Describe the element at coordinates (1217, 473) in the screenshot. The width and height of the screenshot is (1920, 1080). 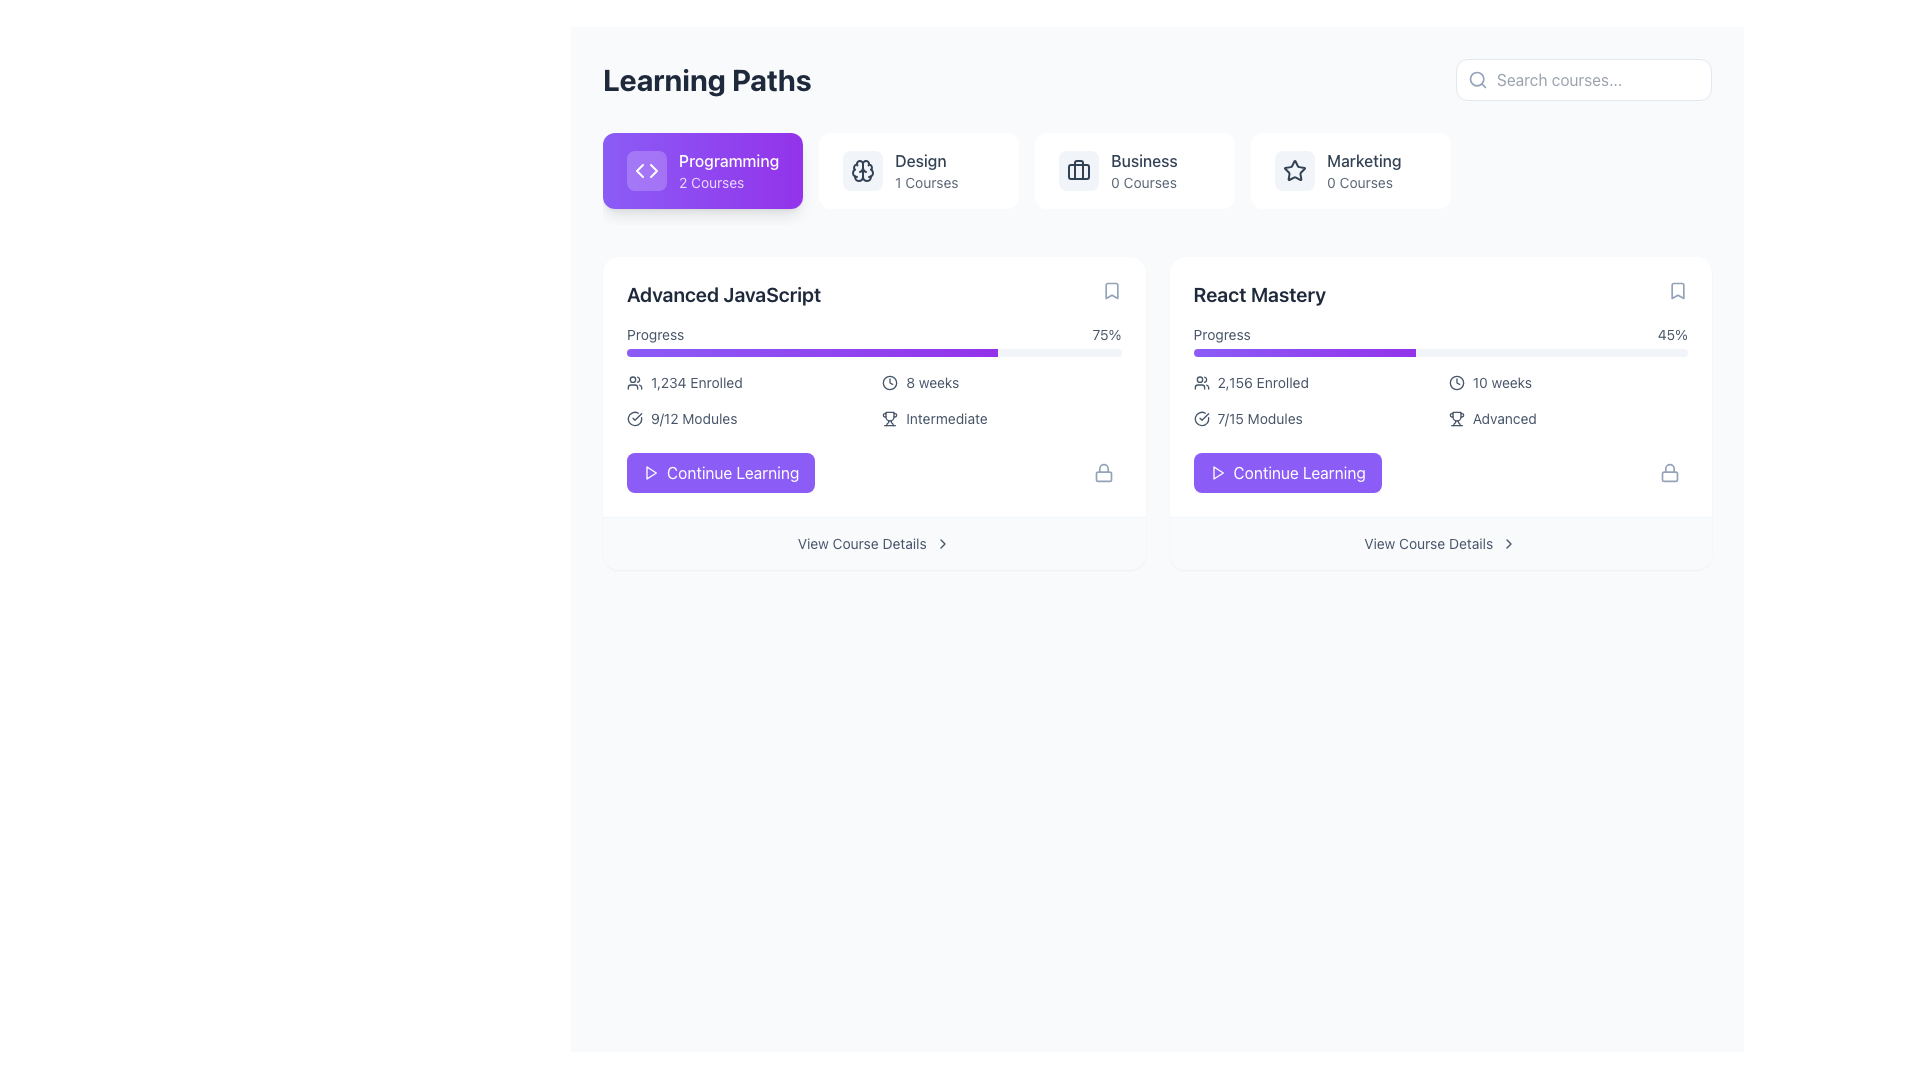
I see `the purple button labeled 'Continue Learning' that contains the triangular 'play' icon` at that location.